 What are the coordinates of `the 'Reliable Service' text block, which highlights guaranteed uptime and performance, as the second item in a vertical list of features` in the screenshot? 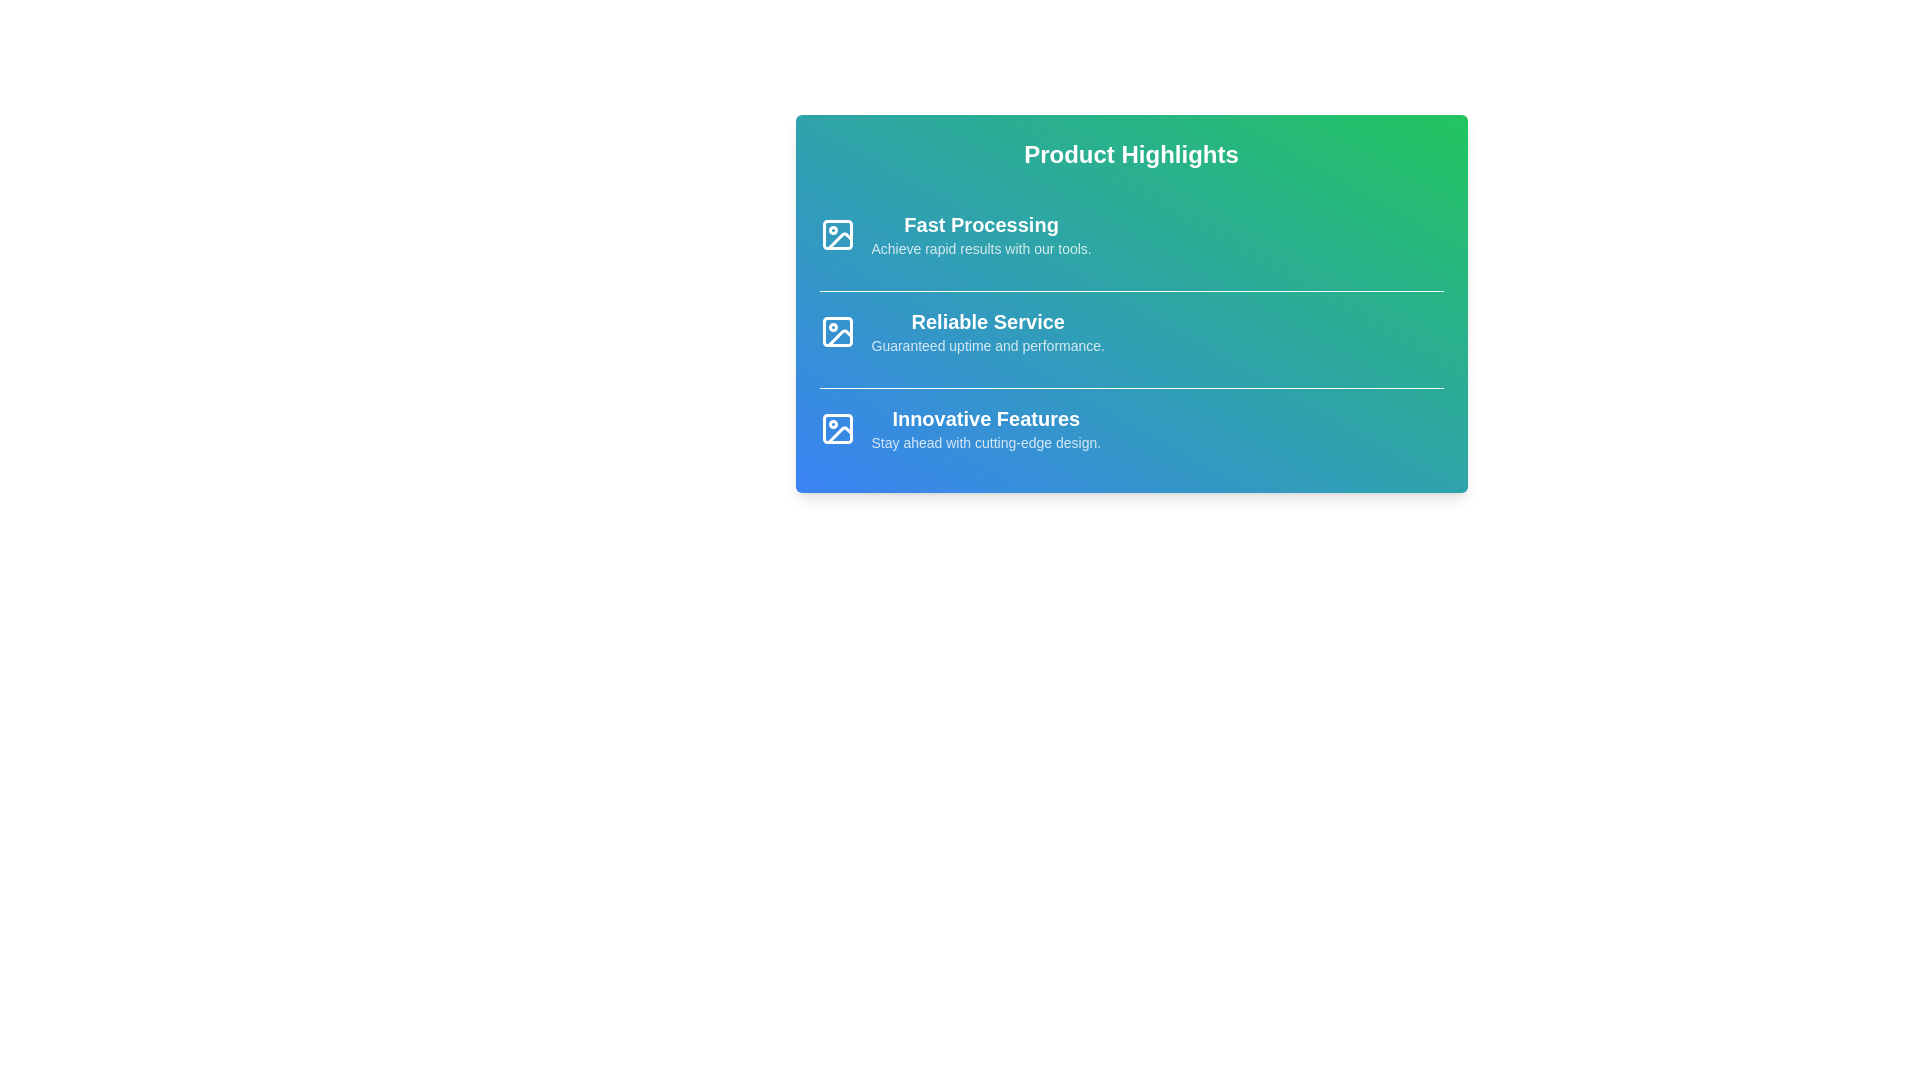 It's located at (988, 330).